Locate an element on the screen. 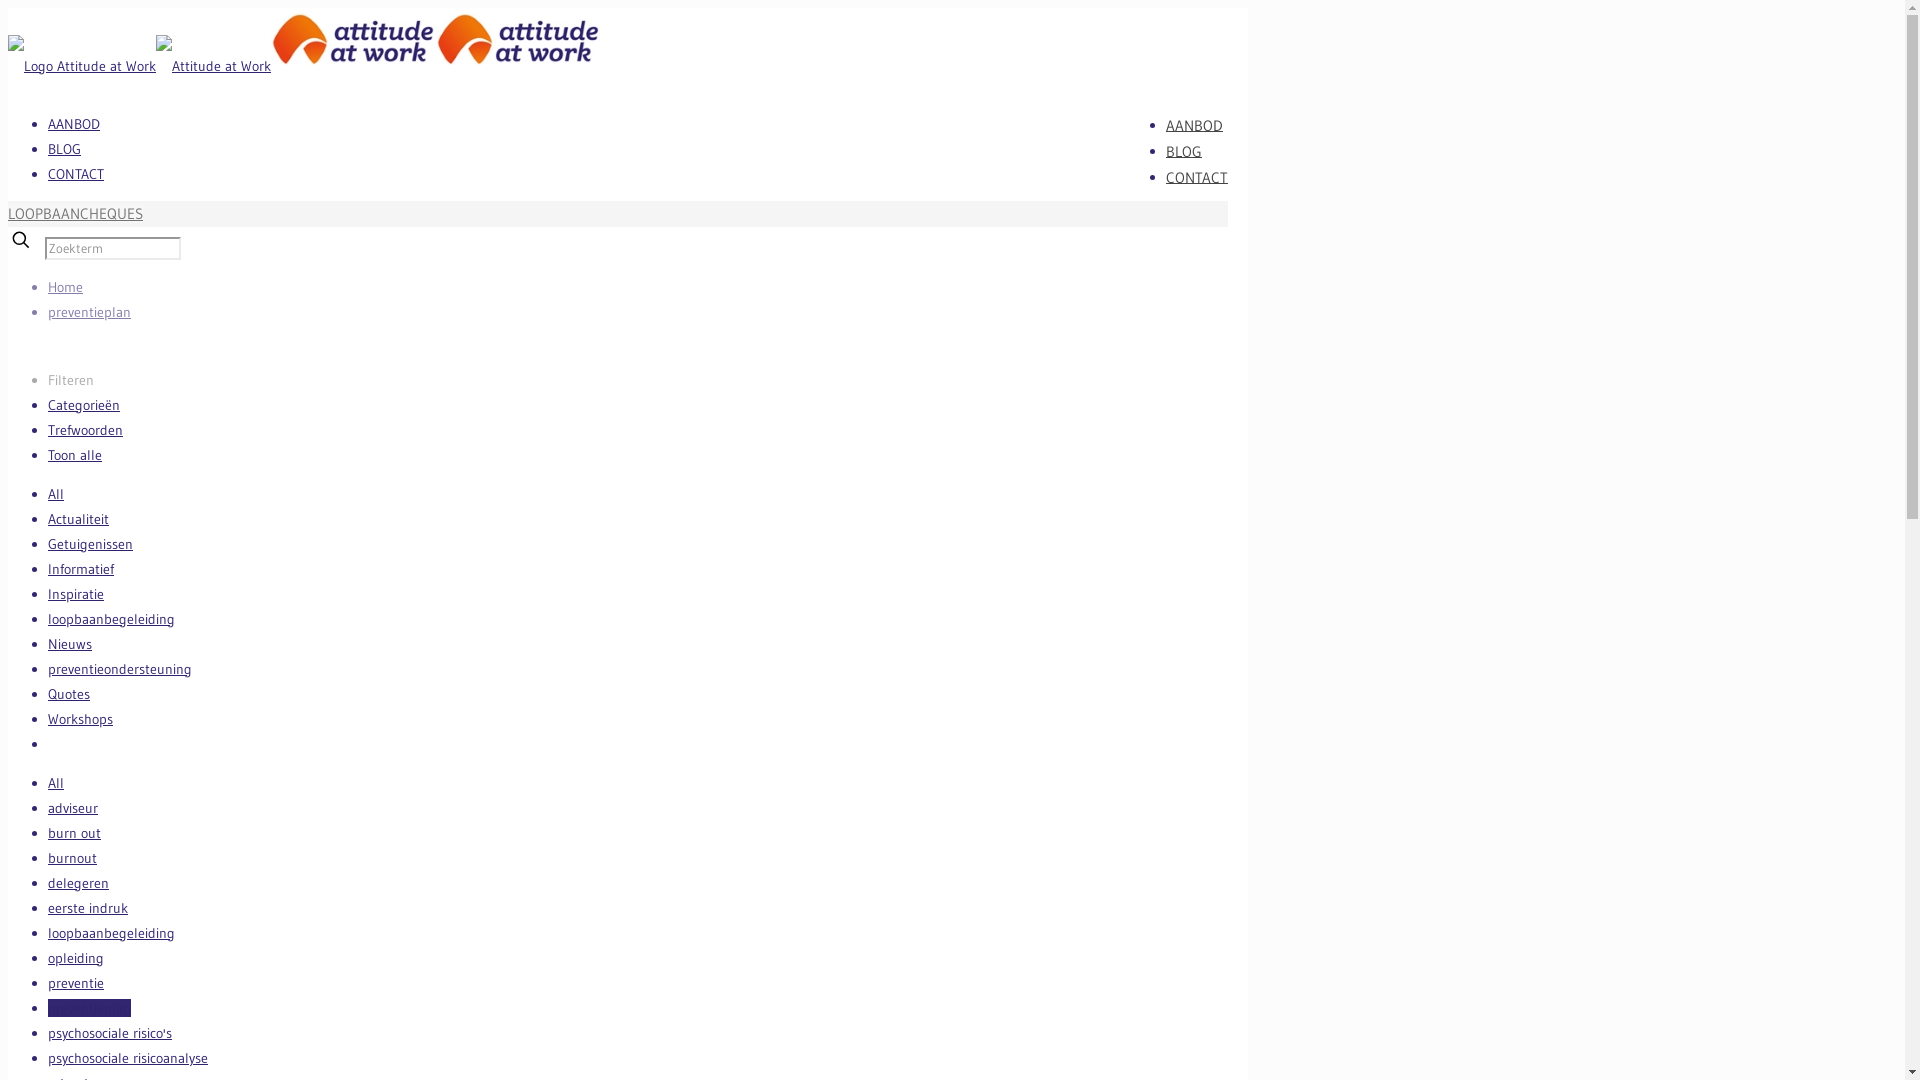  'Getuigenissen' is located at coordinates (89, 543).